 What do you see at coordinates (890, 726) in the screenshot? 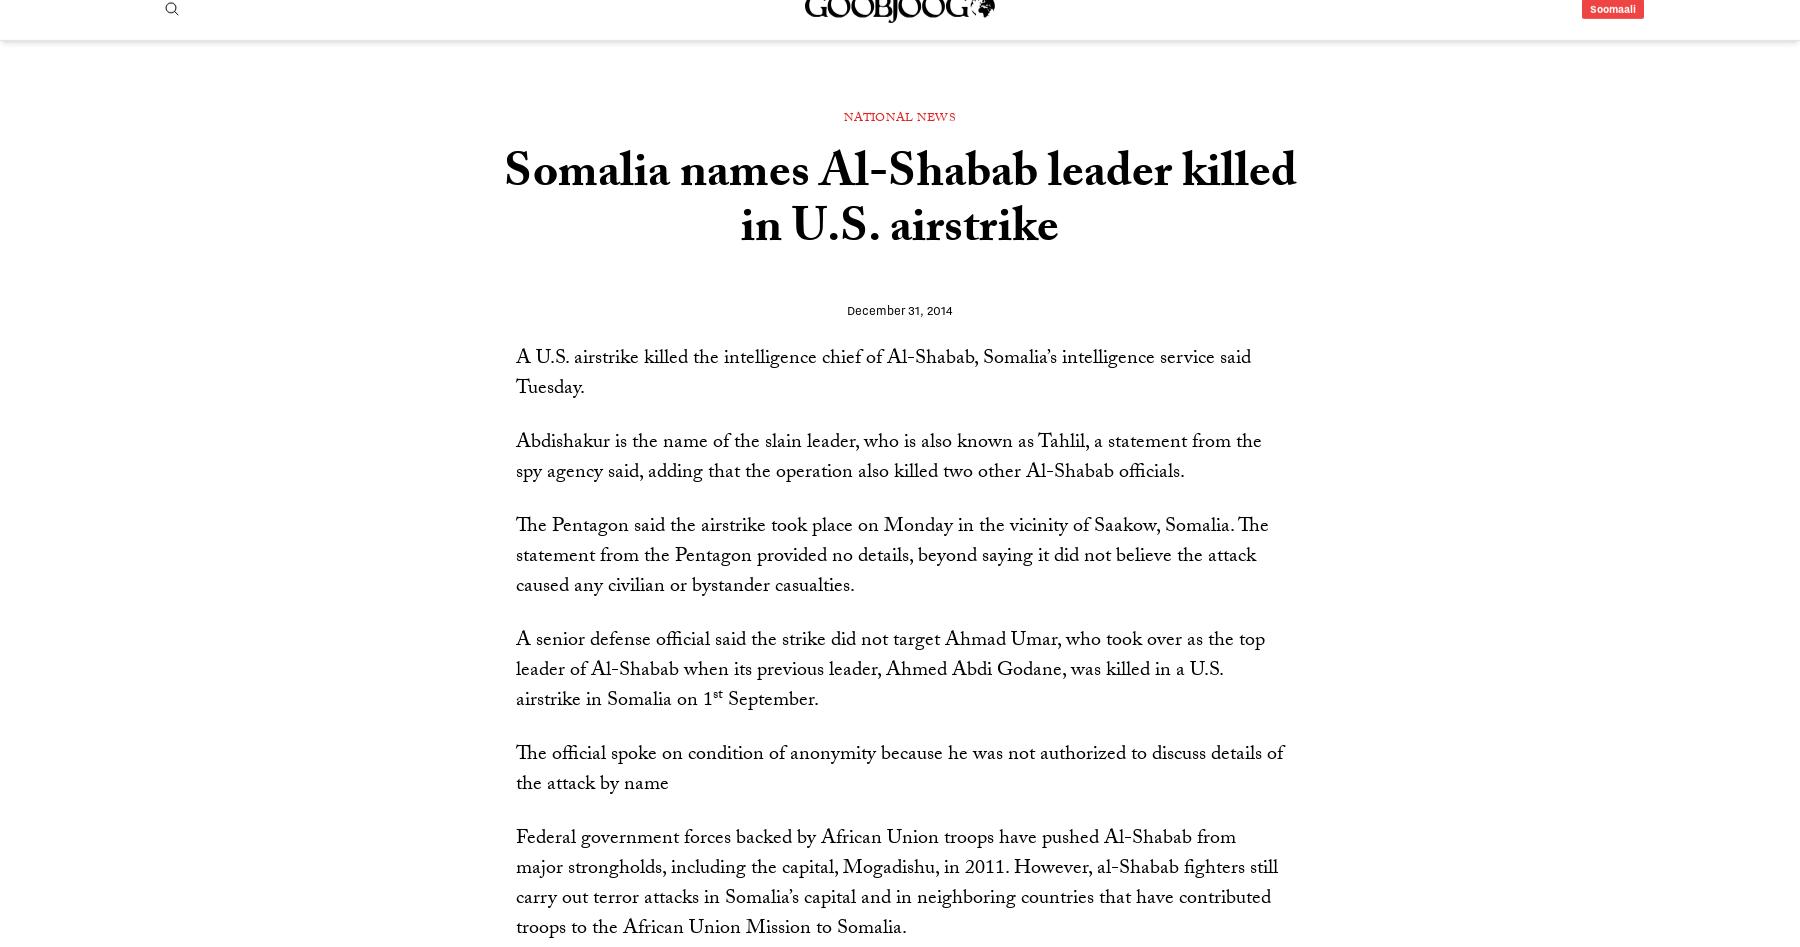
I see `'A senior defense official said the strike did not target Ahmad Umar, who took over as the top leader of Al-Shabab when its previous leader, Ahmed Abdi Godane, was killed in a U.S. airstrike in Somalia on 1'` at bounding box center [890, 726].